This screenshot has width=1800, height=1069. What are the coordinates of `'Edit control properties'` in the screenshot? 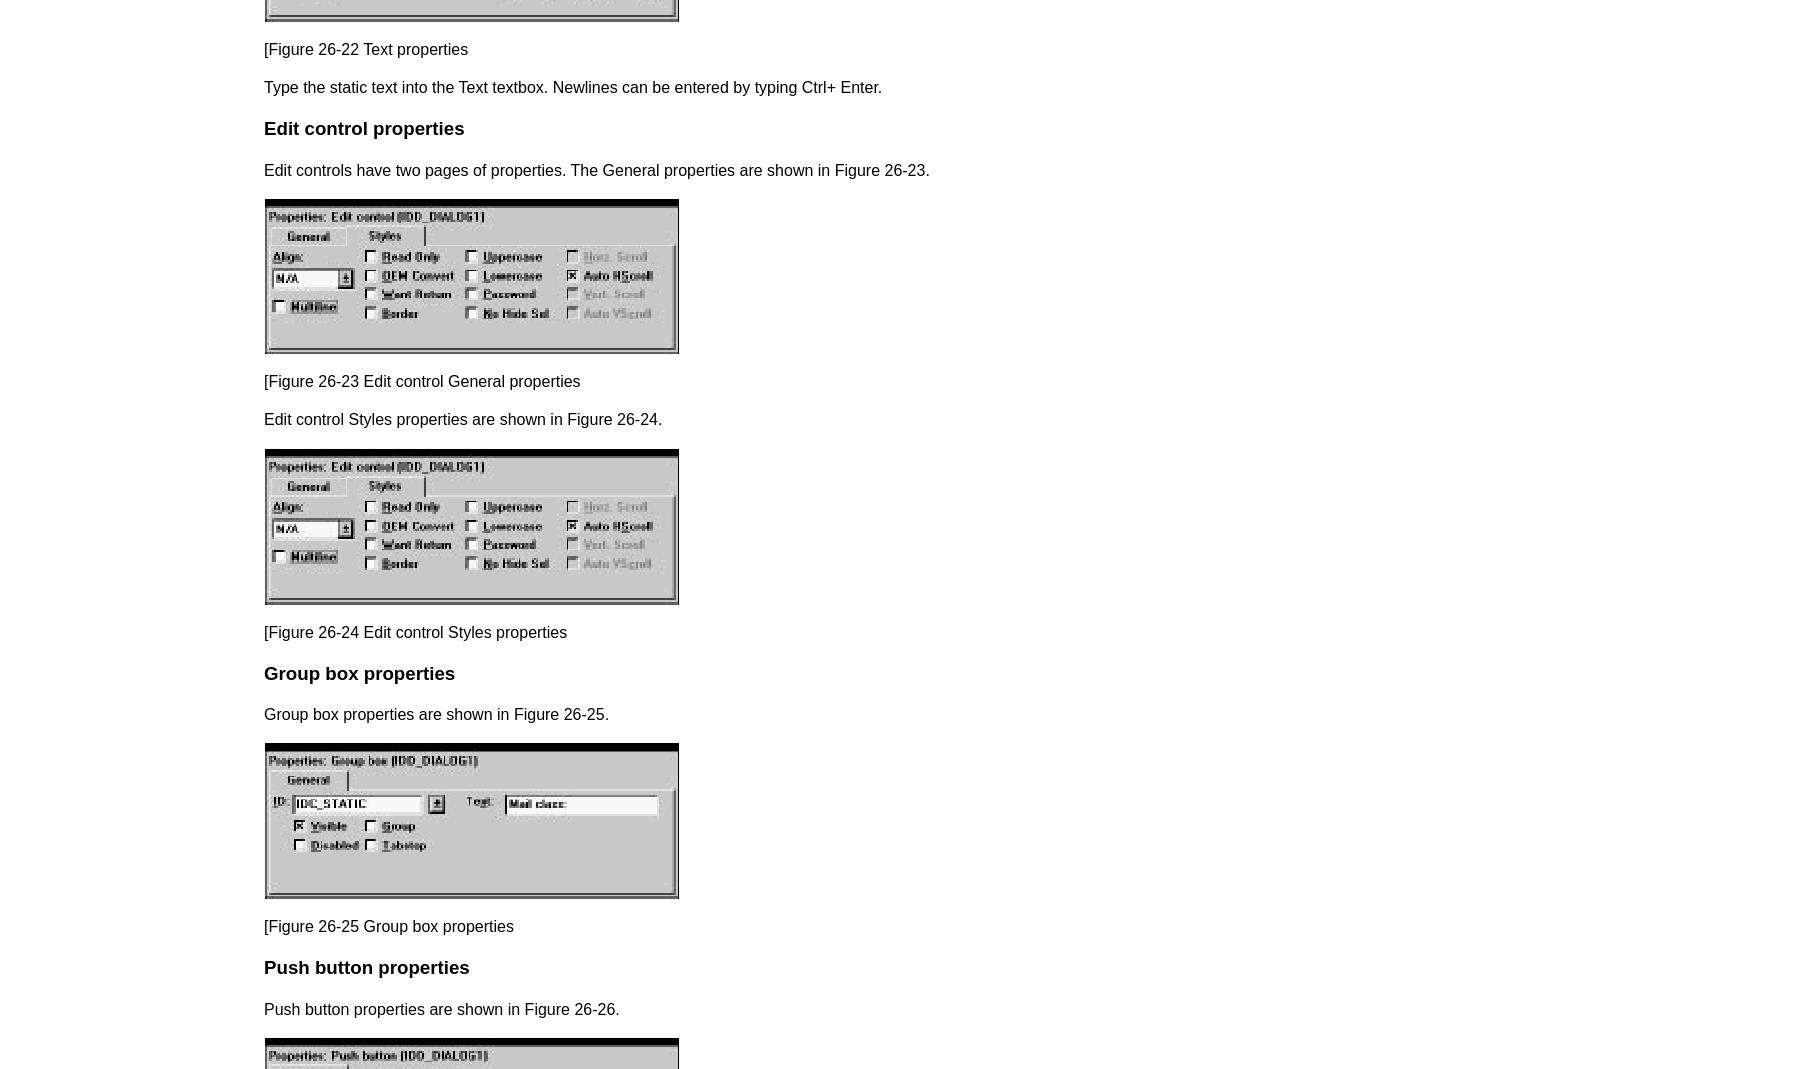 It's located at (263, 128).